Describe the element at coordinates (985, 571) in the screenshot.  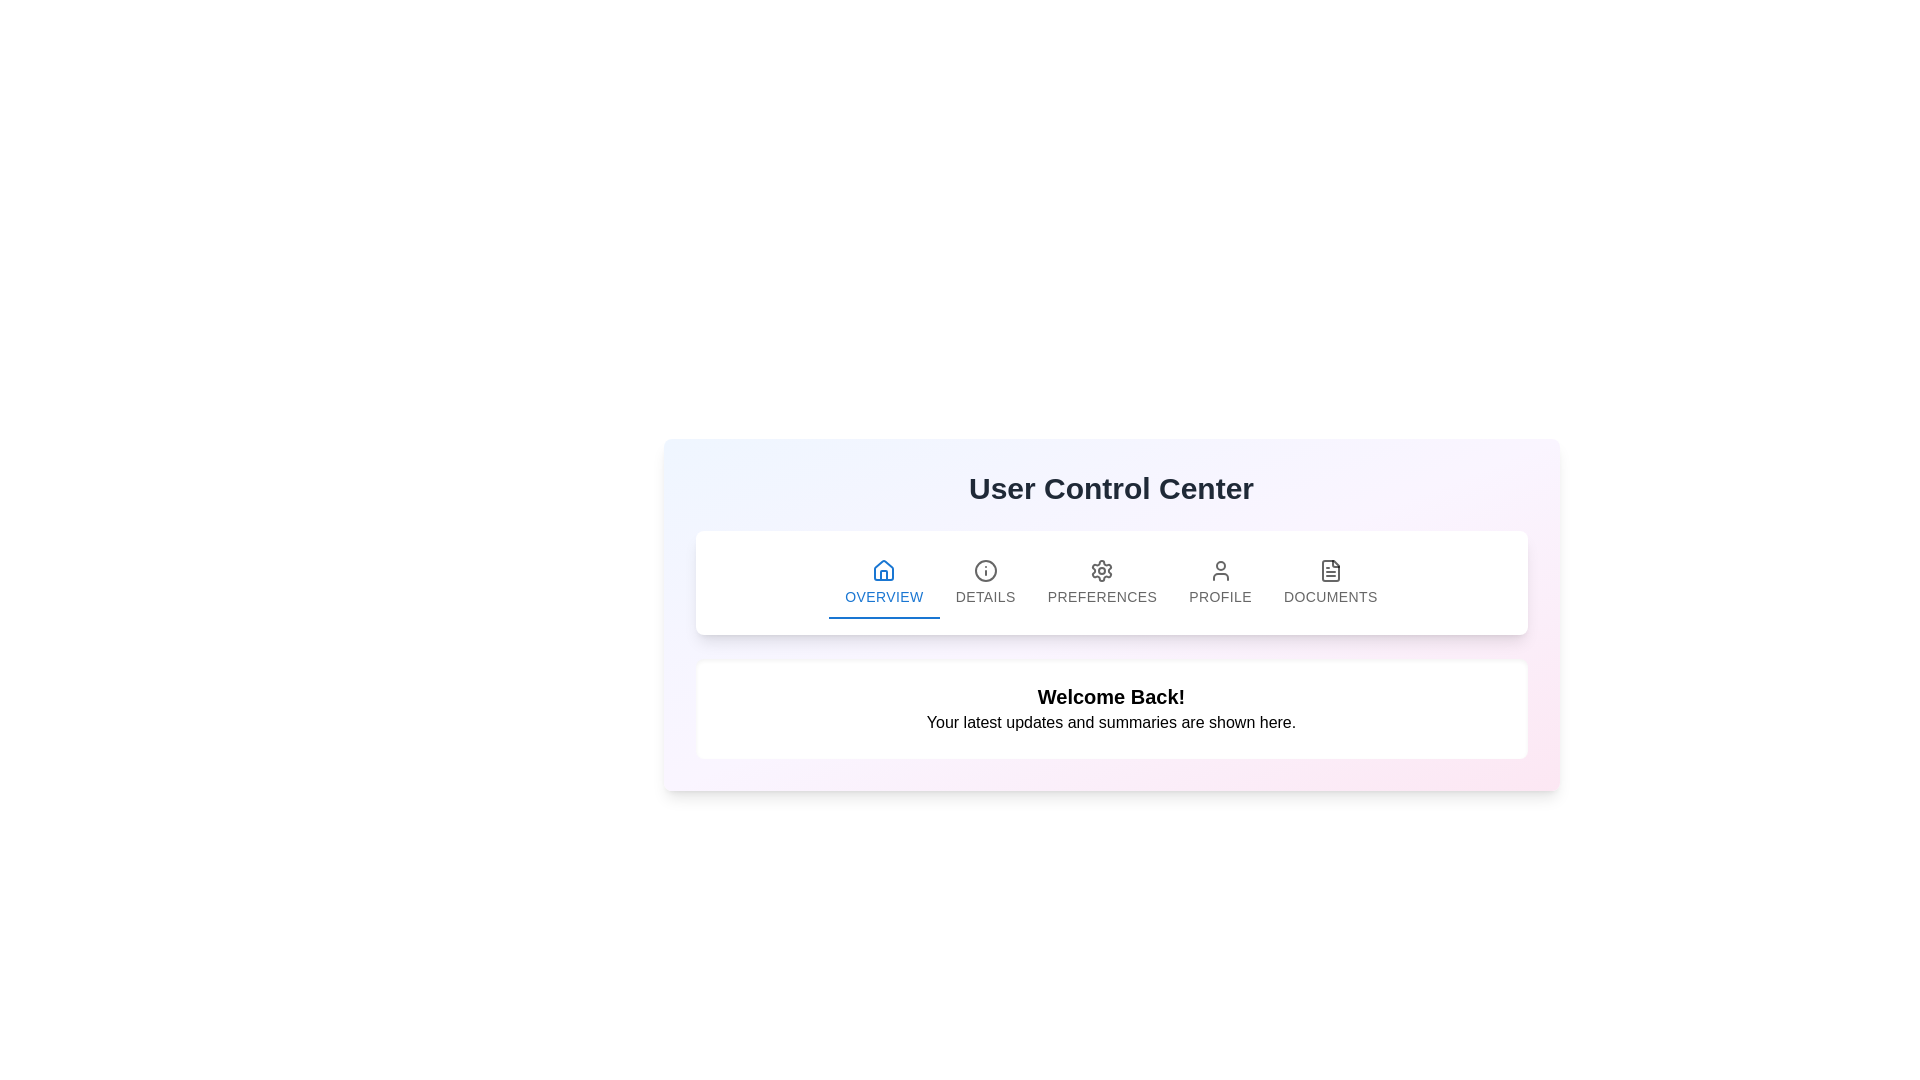
I see `the circular outline of the SVG icon within the 'DETAILS' tab under the 'User Control Center' heading` at that location.